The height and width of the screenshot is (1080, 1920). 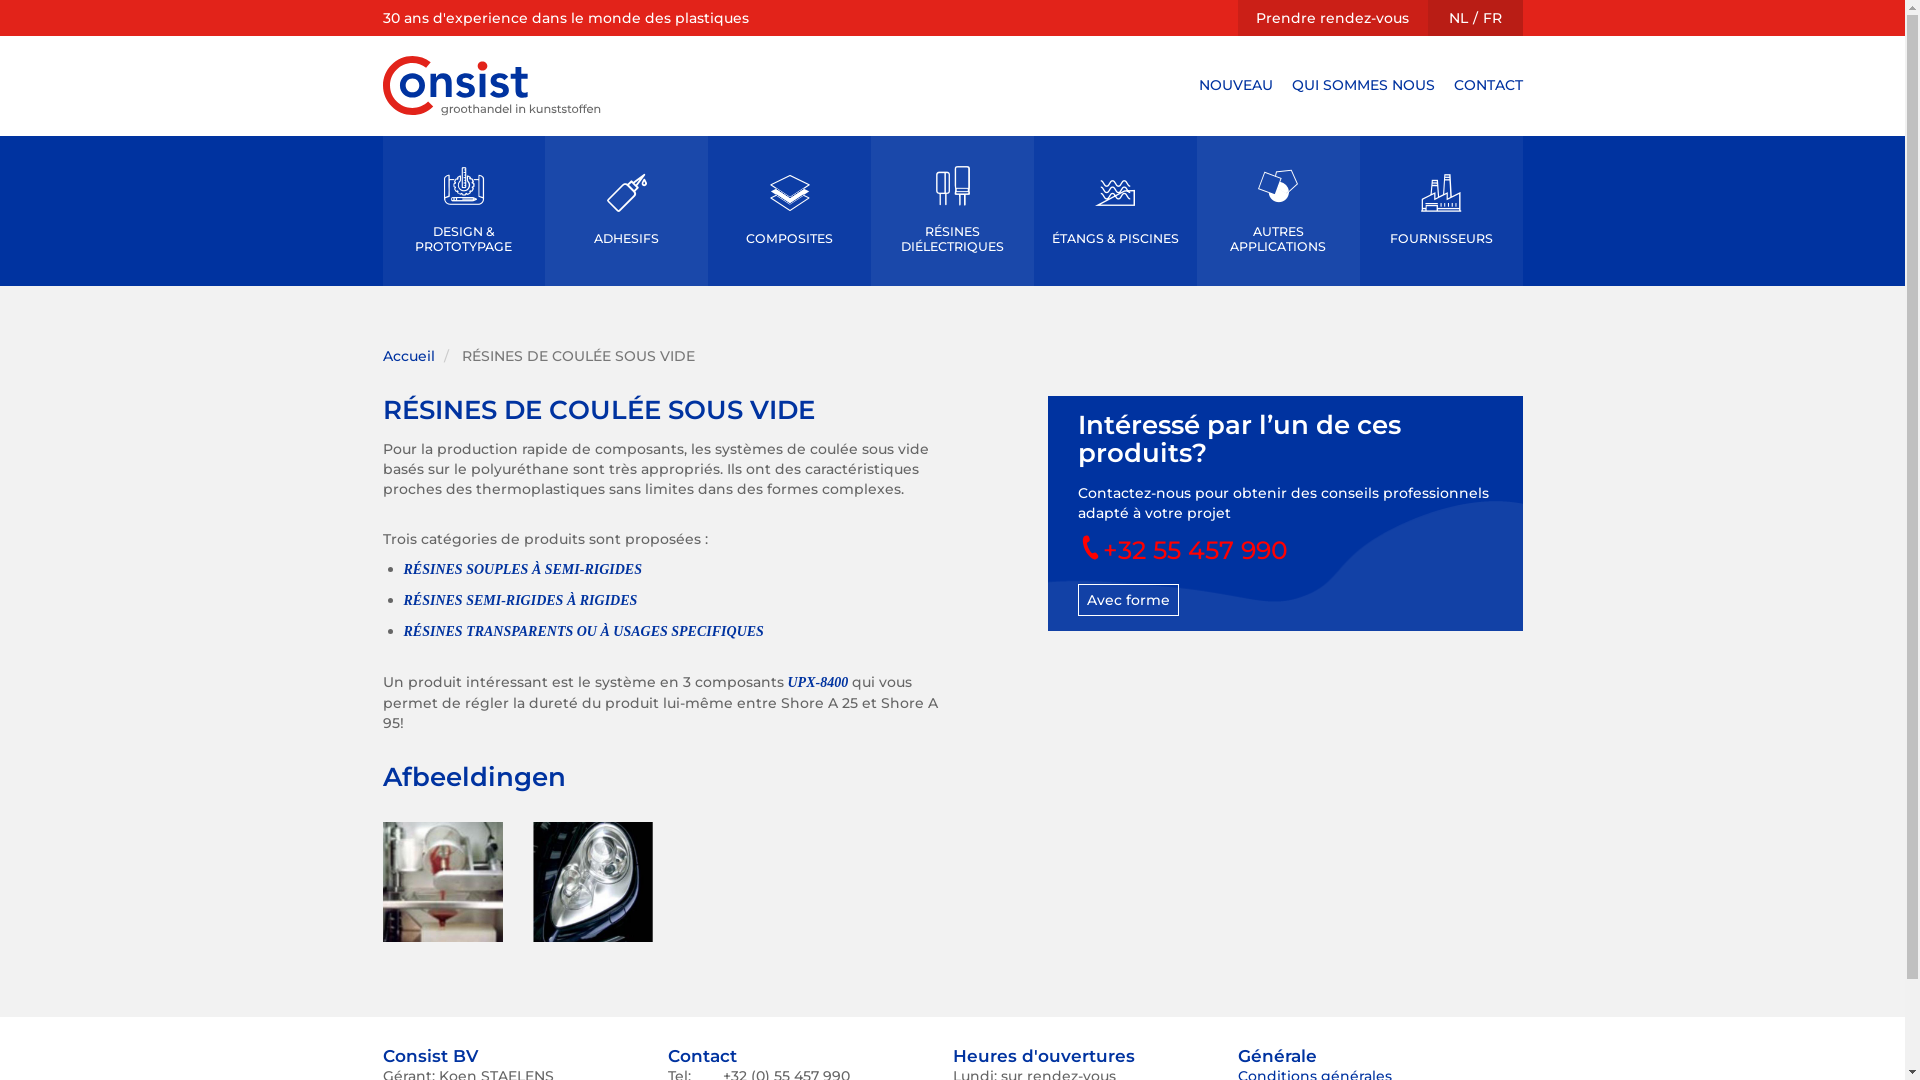 I want to click on 'ADHESIFS', so click(x=625, y=211).